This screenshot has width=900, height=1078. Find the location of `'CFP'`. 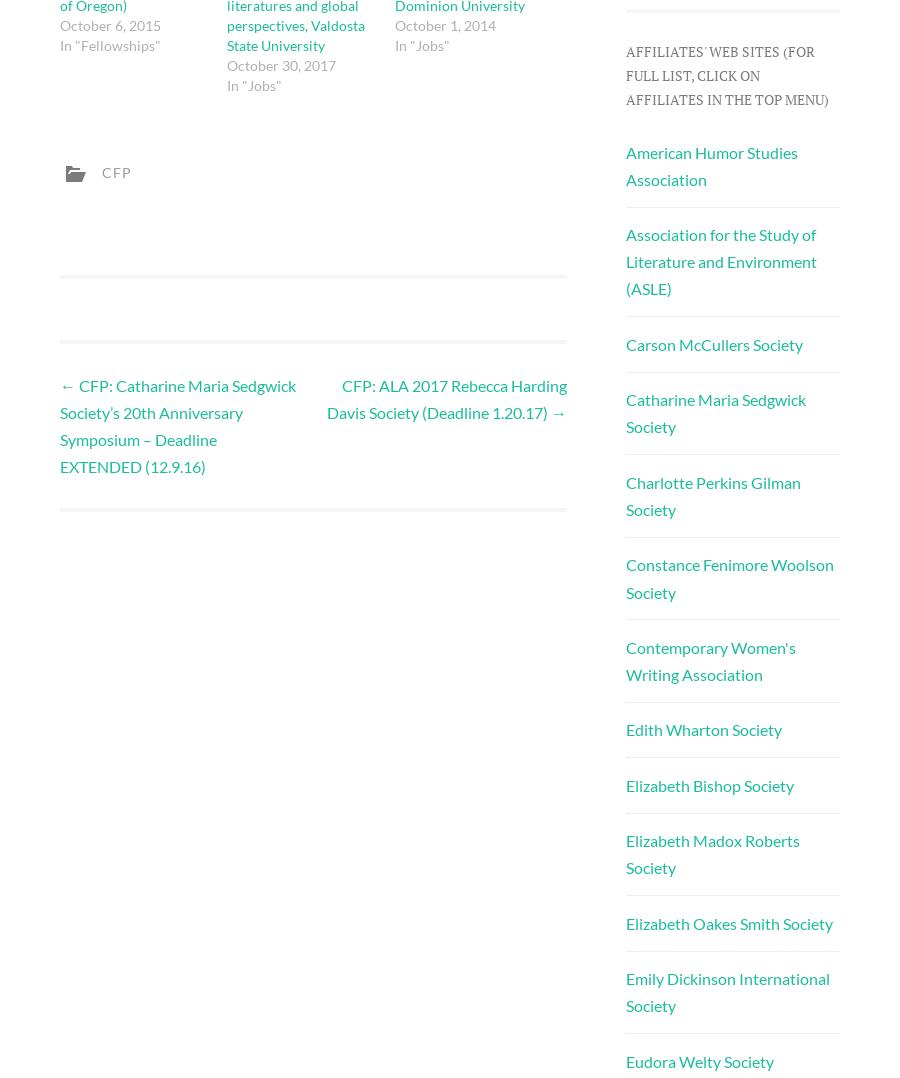

'CFP' is located at coordinates (117, 170).